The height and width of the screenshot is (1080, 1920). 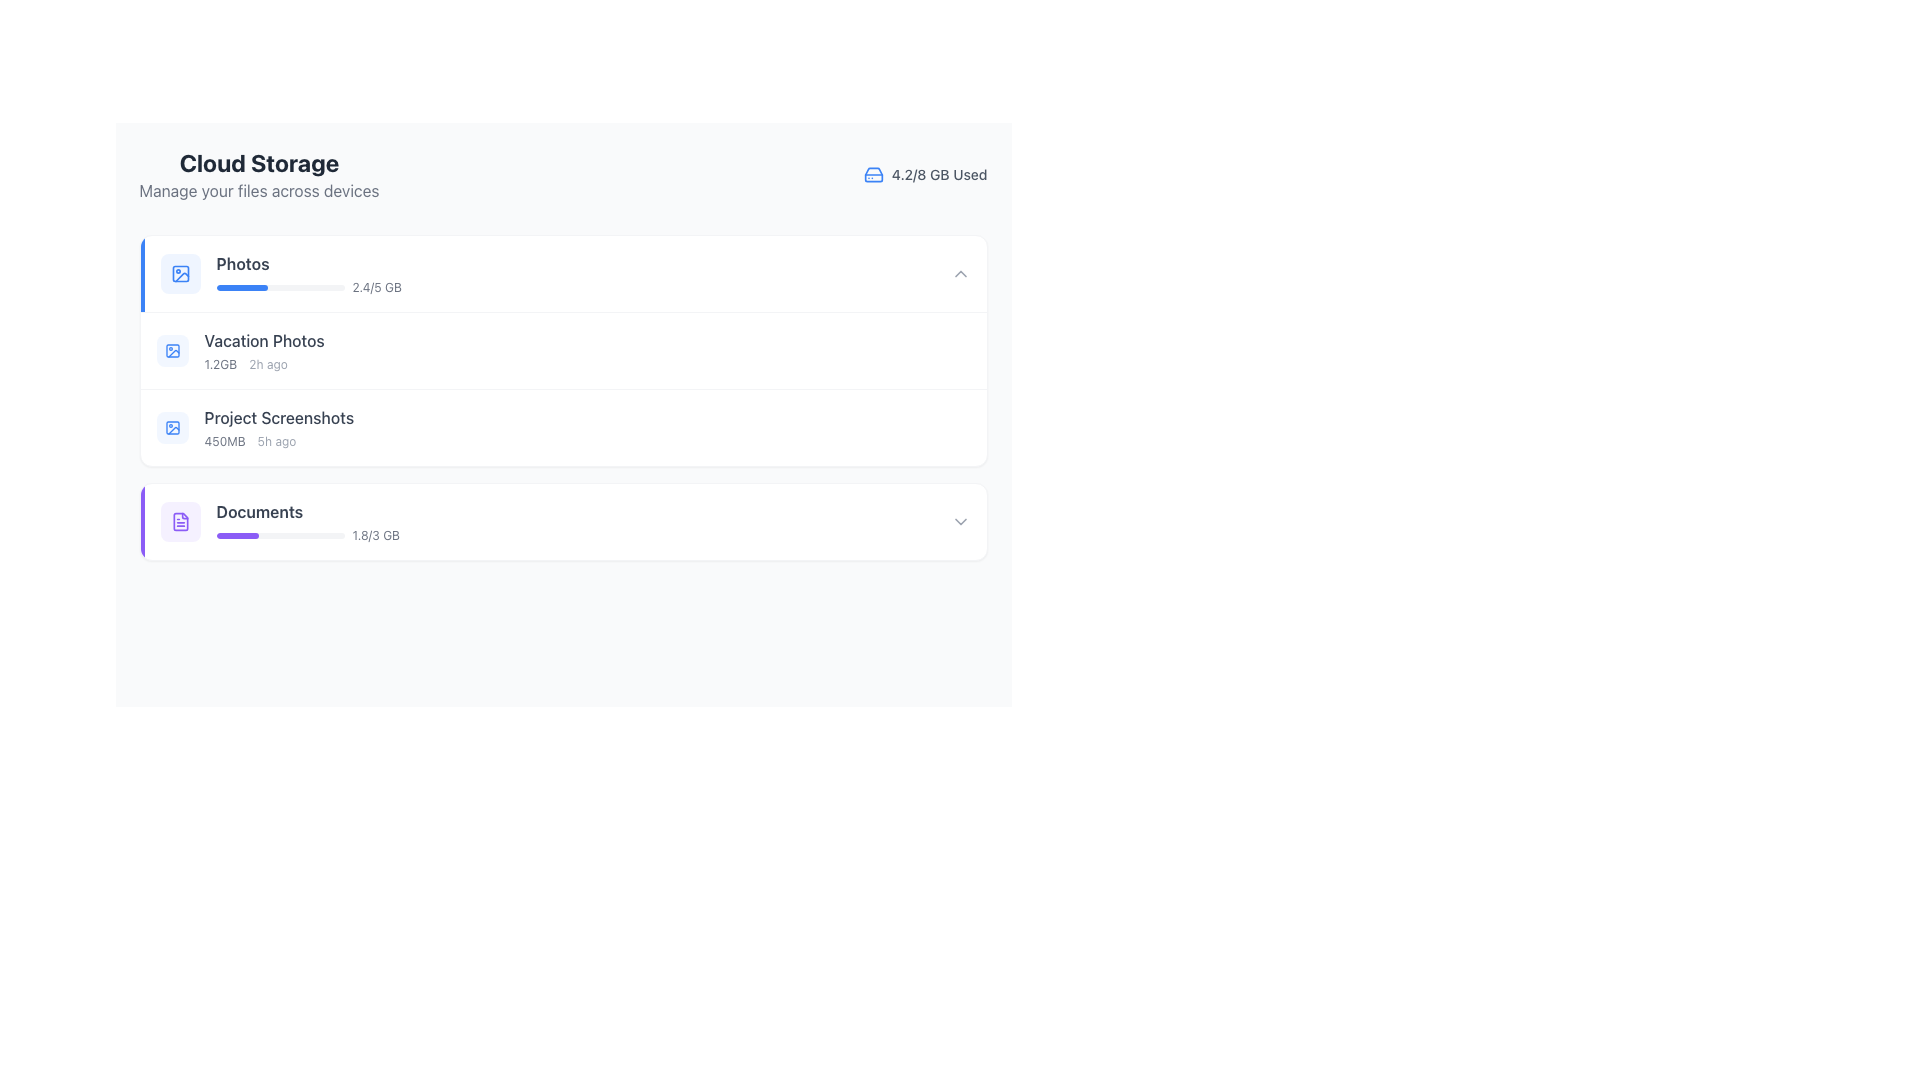 I want to click on the Icon representing the 'Documents' section, which visually identifies the category of content associated with this section, so click(x=180, y=520).